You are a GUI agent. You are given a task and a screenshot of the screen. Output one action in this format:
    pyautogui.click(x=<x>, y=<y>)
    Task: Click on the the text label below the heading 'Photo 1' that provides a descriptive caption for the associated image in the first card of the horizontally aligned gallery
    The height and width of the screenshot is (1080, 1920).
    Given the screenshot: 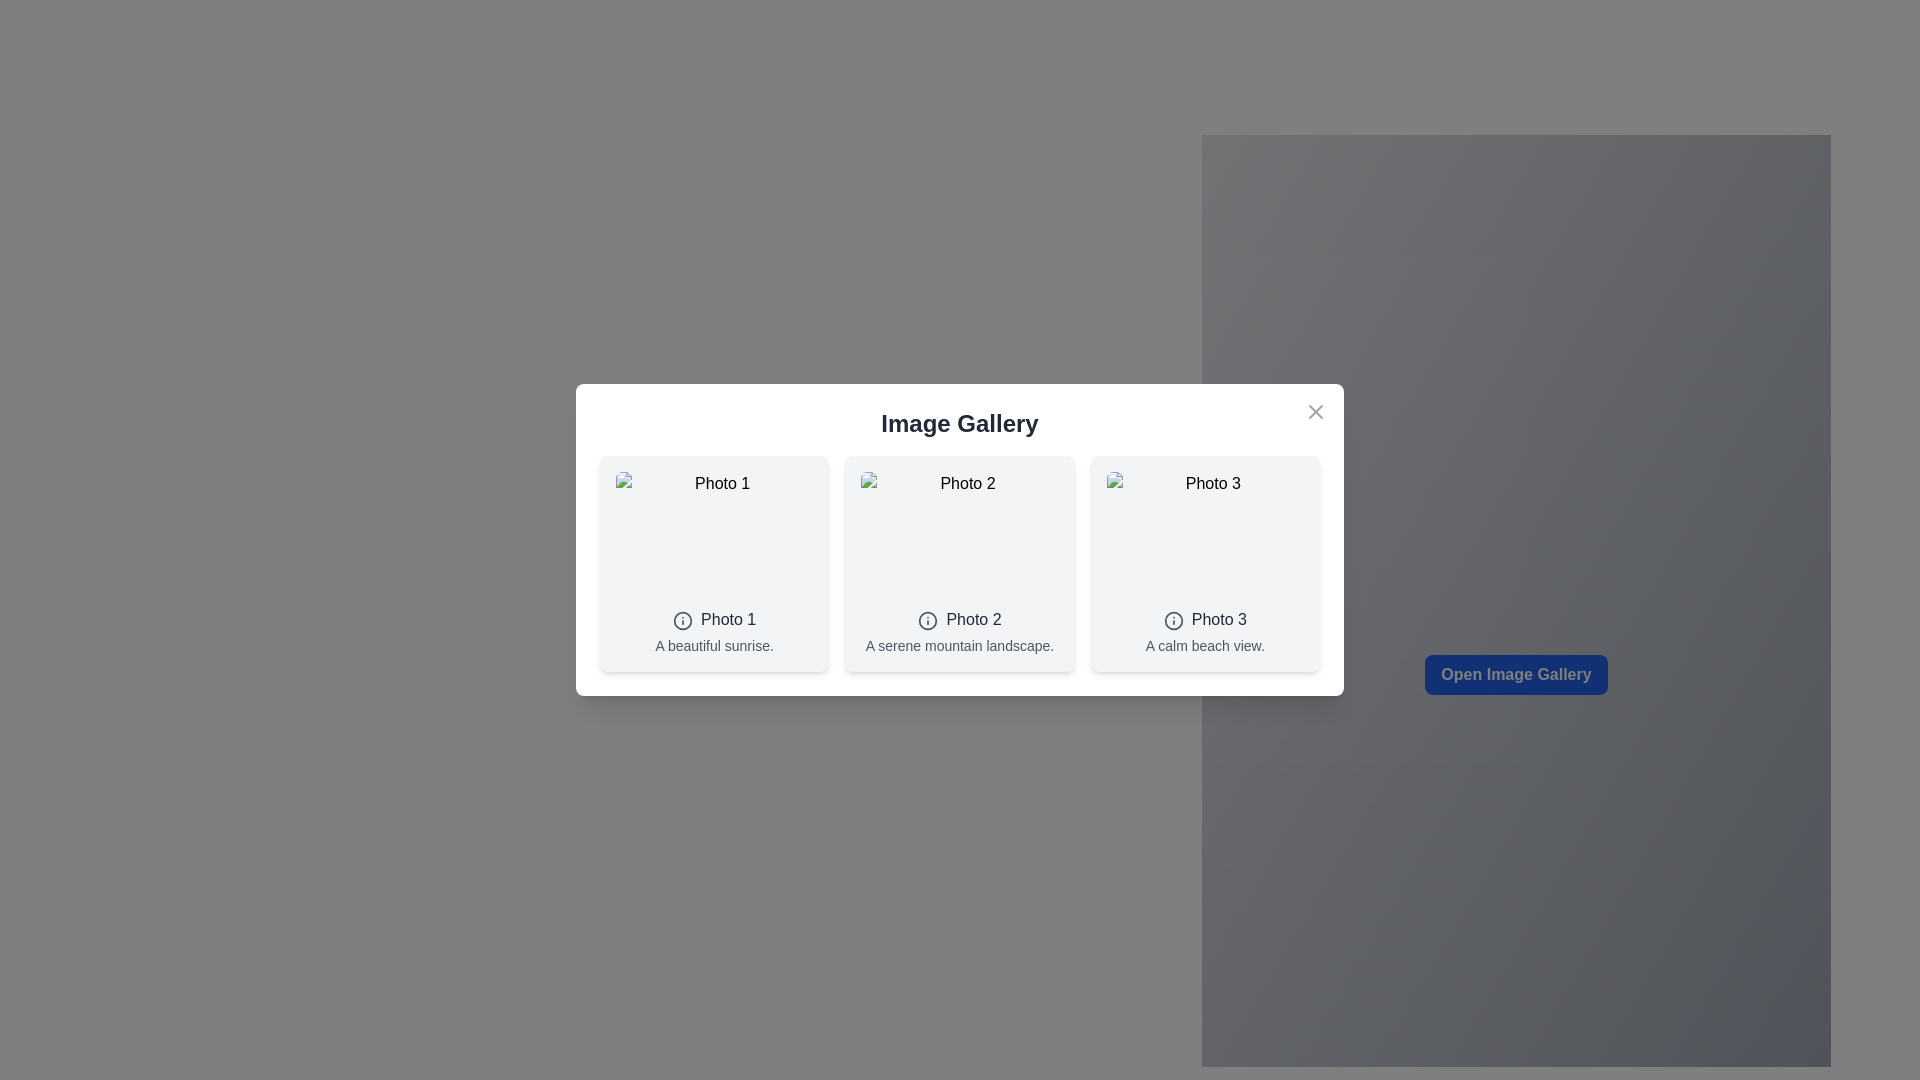 What is the action you would take?
    pyautogui.click(x=714, y=645)
    